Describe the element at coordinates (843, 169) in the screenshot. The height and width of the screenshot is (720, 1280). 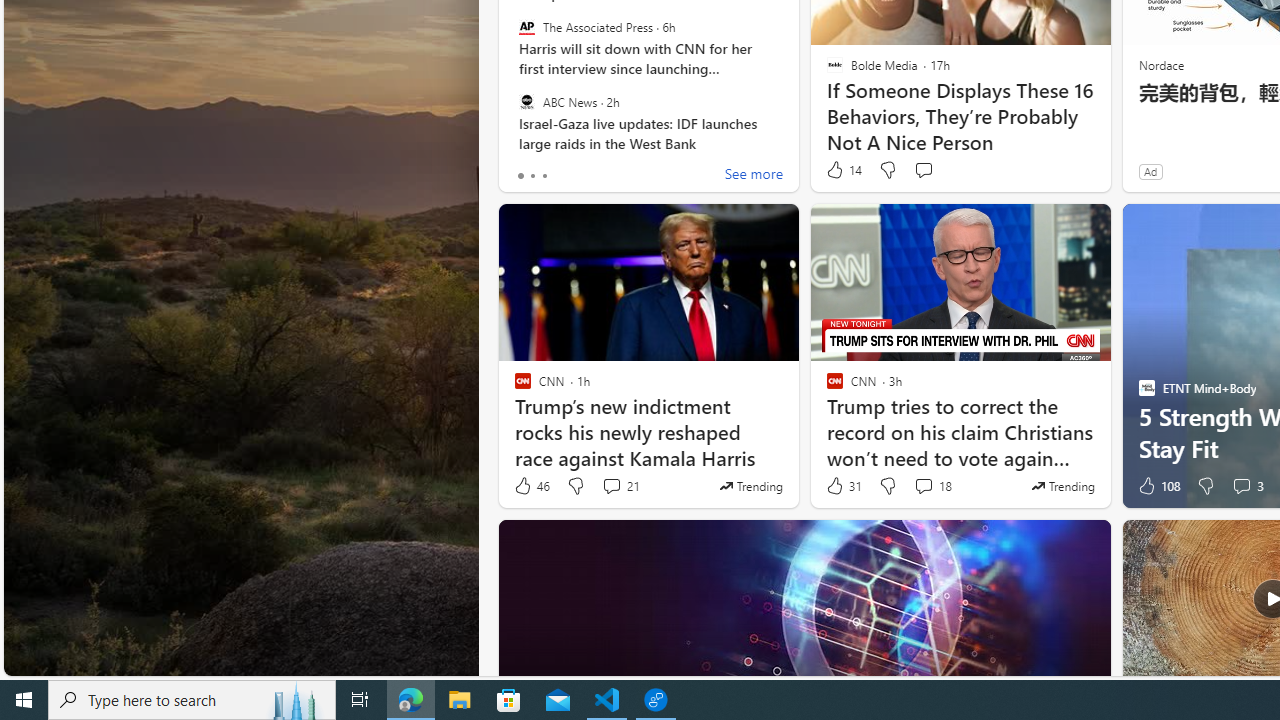
I see `'14 Like'` at that location.